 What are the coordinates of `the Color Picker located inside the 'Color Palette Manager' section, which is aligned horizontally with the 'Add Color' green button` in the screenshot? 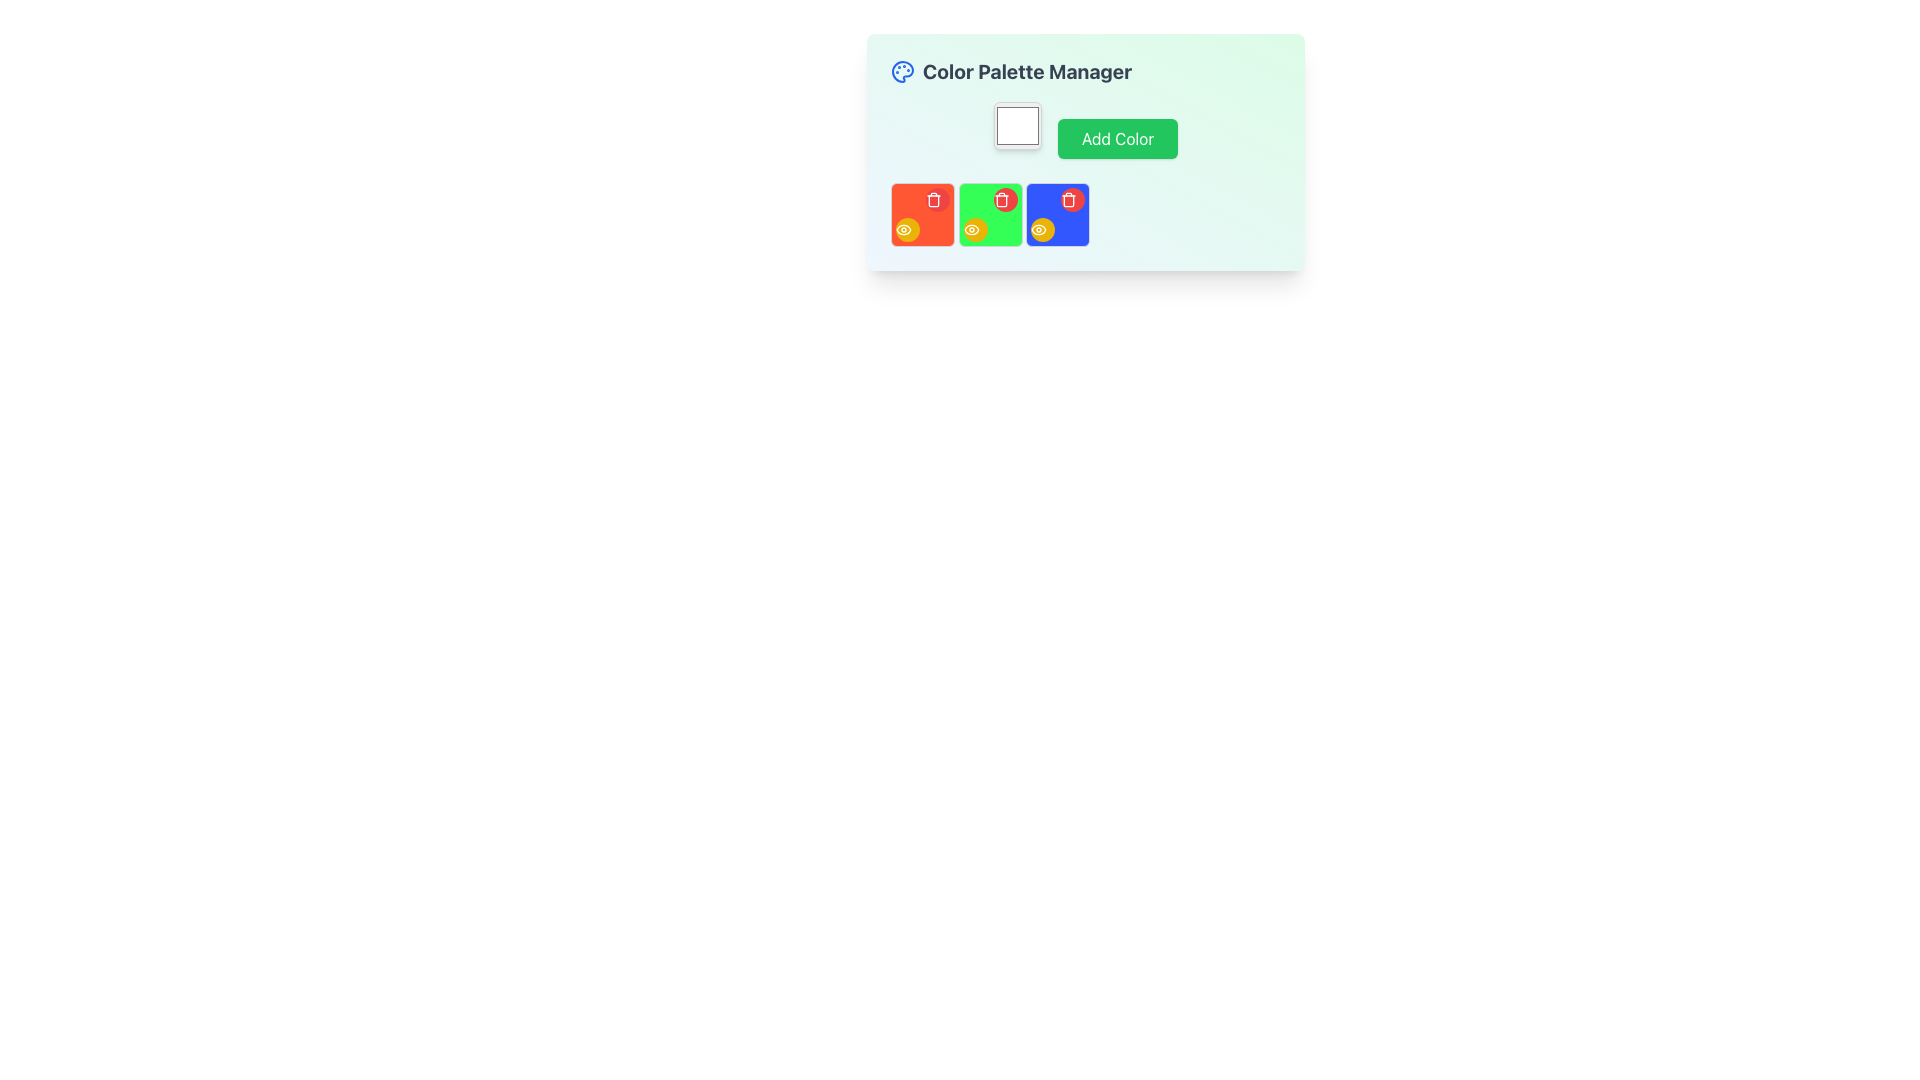 It's located at (1017, 126).